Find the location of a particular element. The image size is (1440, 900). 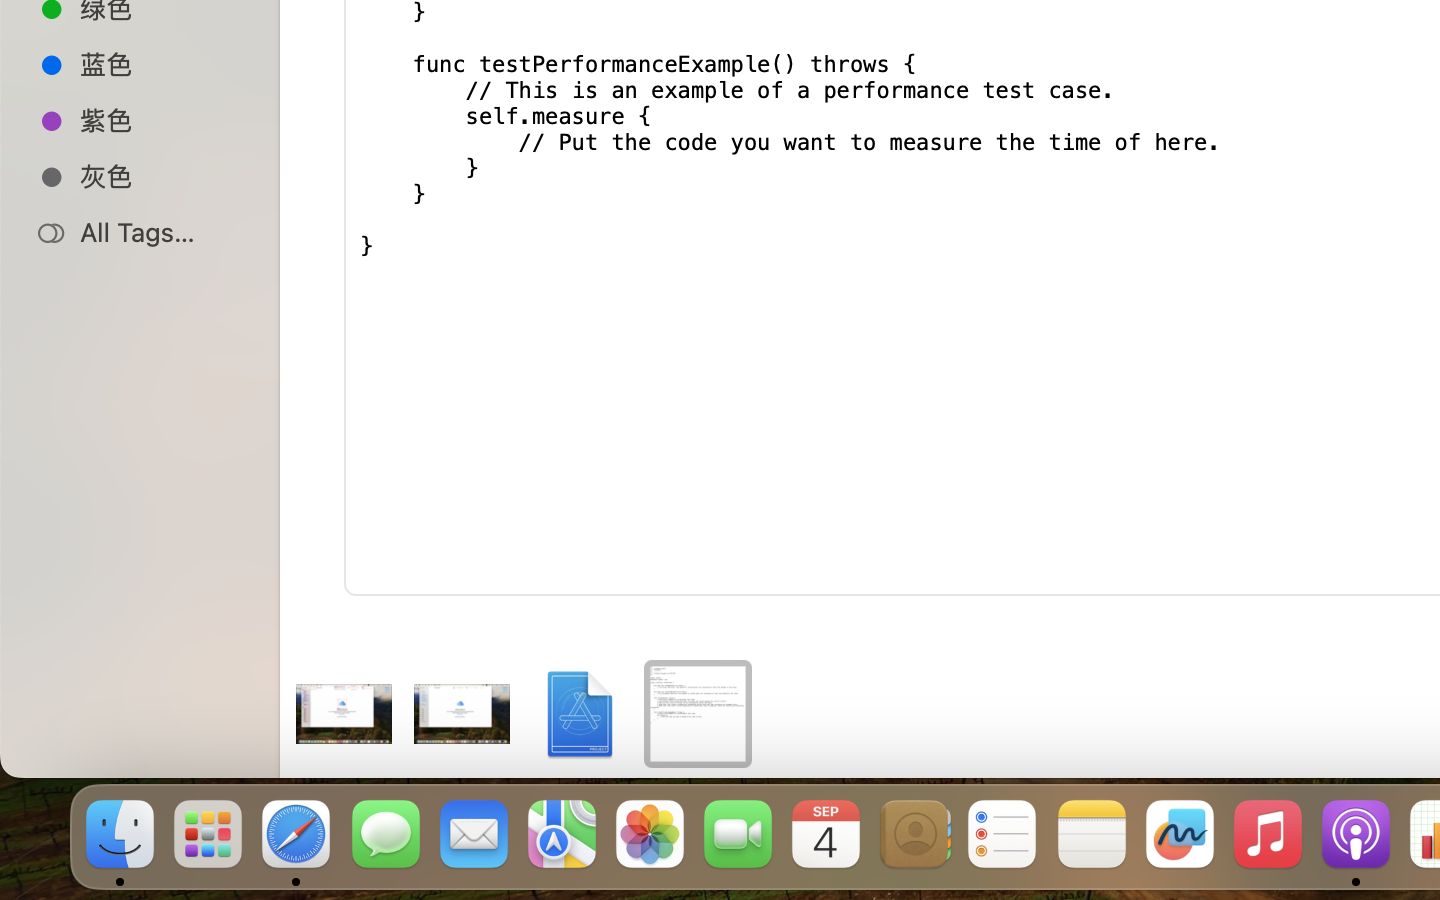

'蓝色' is located at coordinates (159, 62).